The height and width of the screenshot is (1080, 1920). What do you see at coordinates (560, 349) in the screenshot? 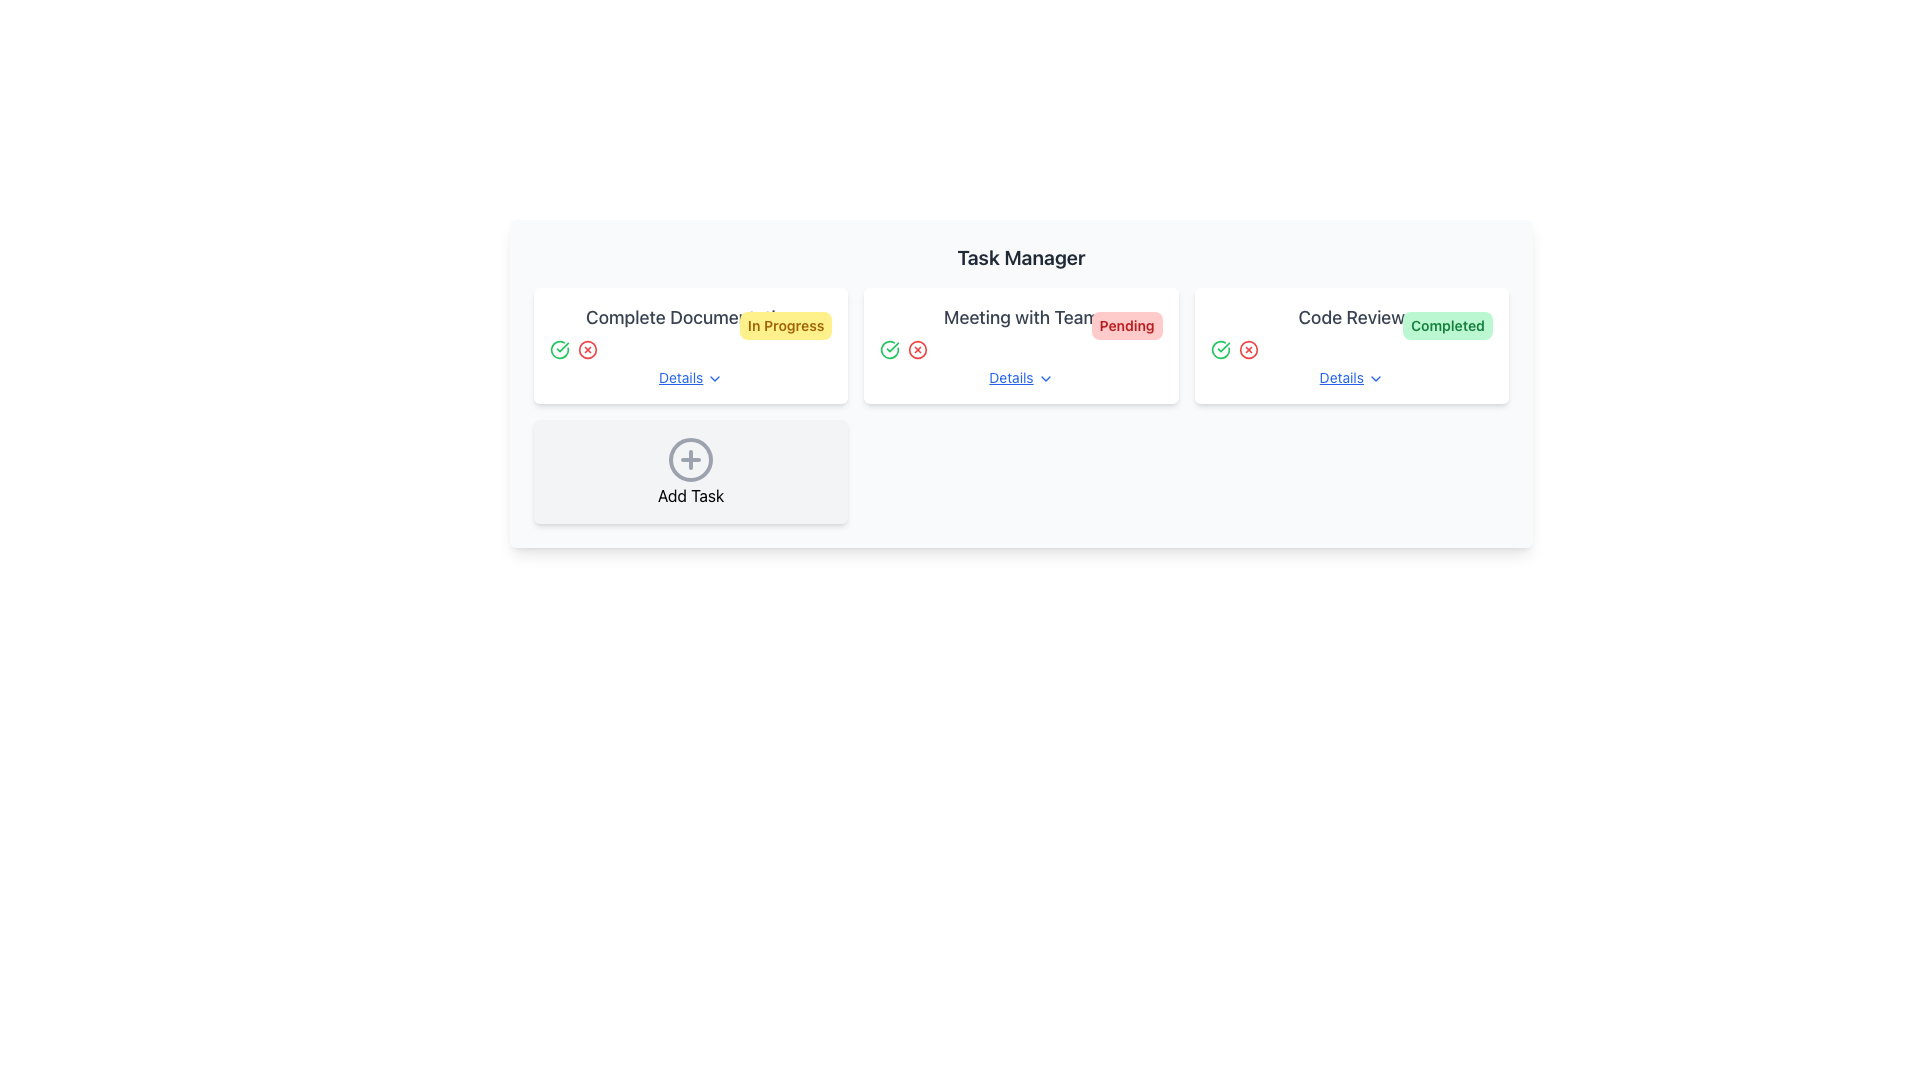
I see `the circular button with a green outline and checkmark icon, located in the 'Complete Document' task card at the top-left of the interface` at bounding box center [560, 349].